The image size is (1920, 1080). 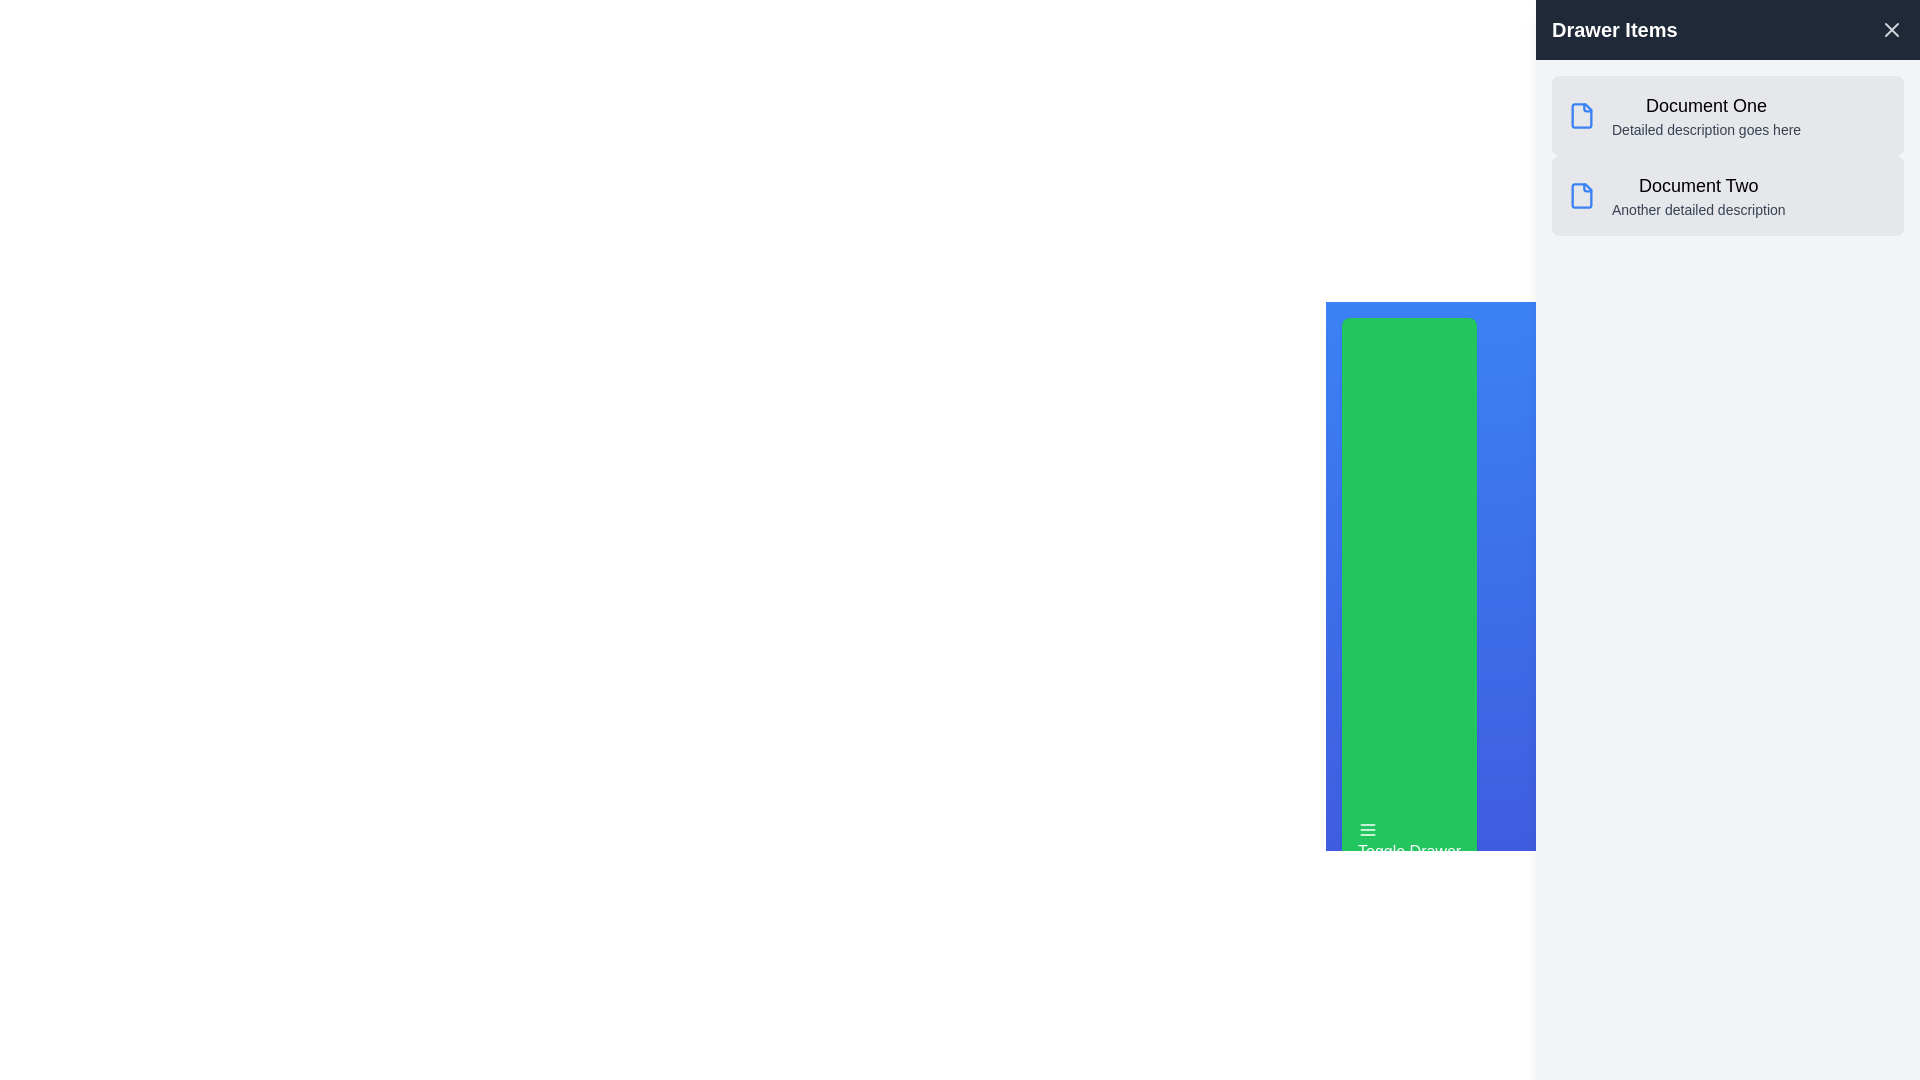 What do you see at coordinates (1408, 841) in the screenshot?
I see `the 'Toggle Drawer' button to toggle the visibility of the drawer` at bounding box center [1408, 841].